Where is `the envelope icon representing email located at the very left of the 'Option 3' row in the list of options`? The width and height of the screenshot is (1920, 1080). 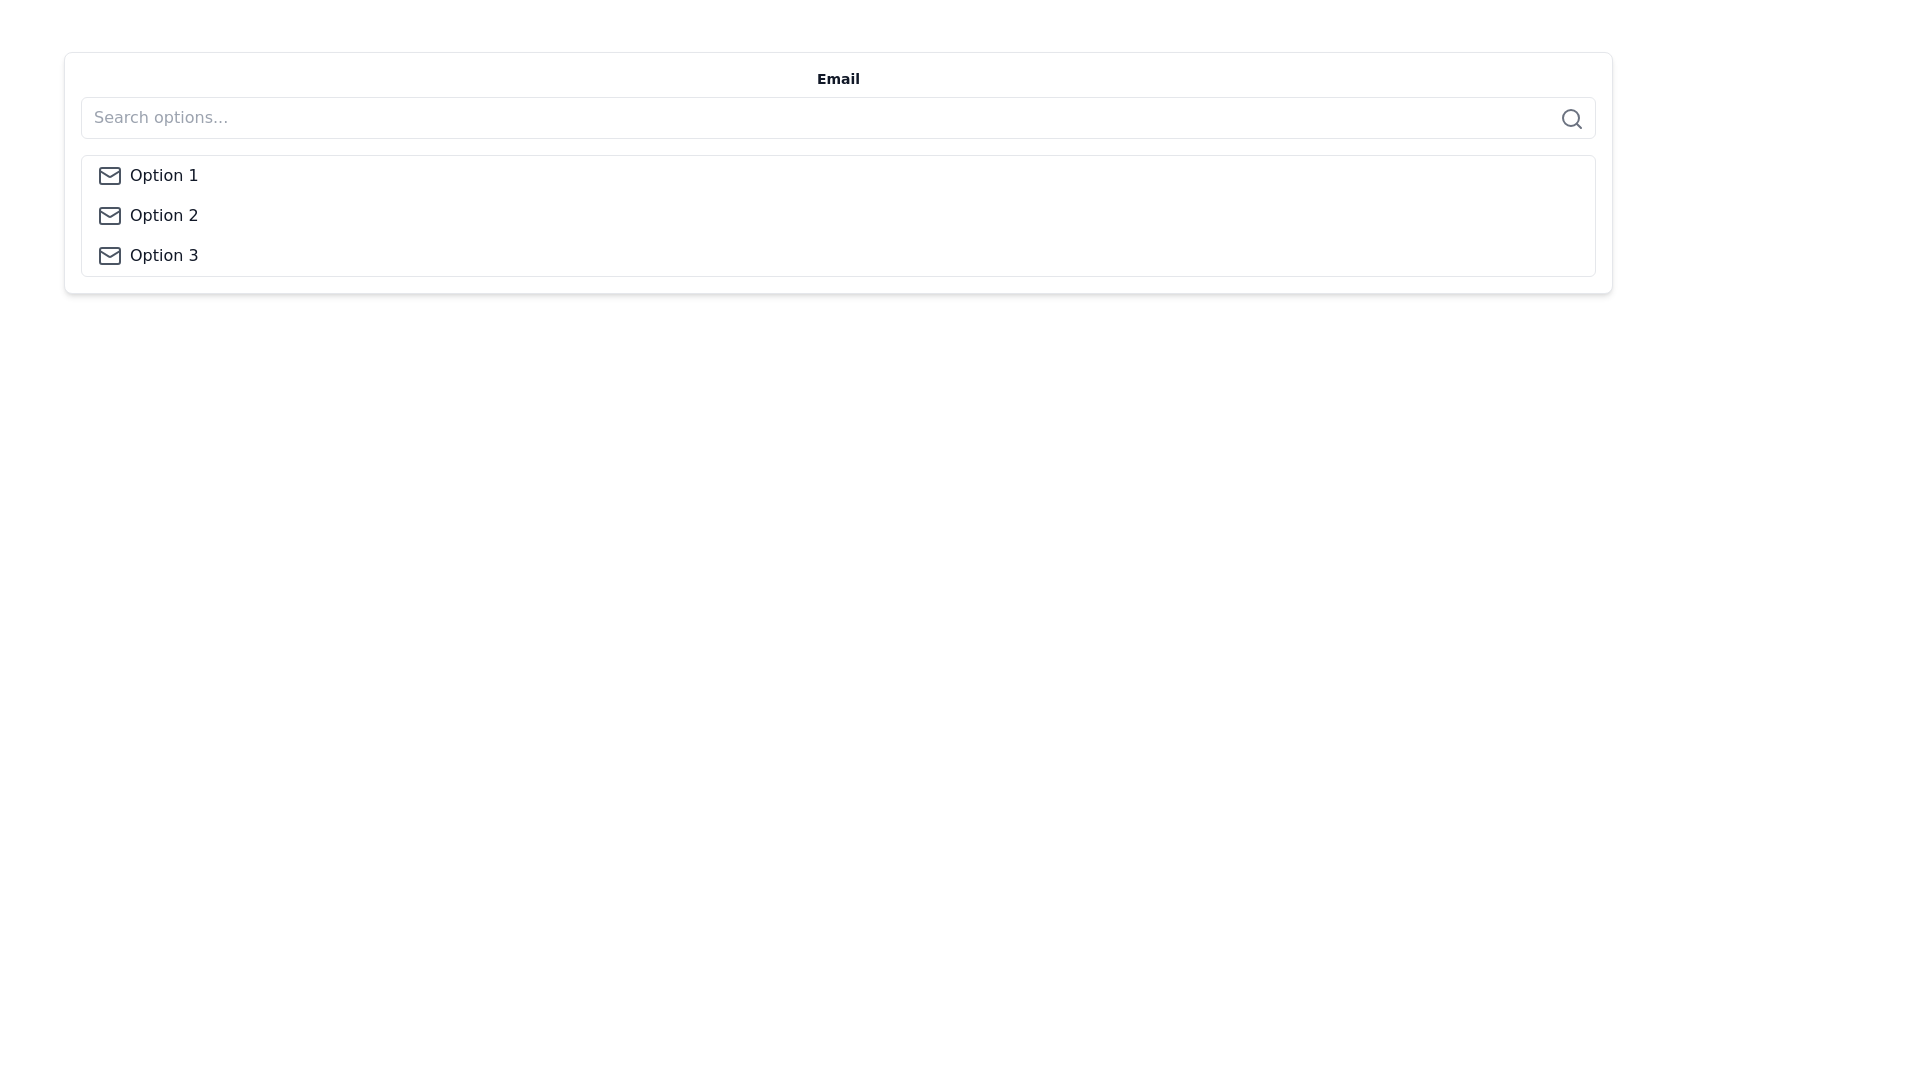 the envelope icon representing email located at the very left of the 'Option 3' row in the list of options is located at coordinates (109, 254).